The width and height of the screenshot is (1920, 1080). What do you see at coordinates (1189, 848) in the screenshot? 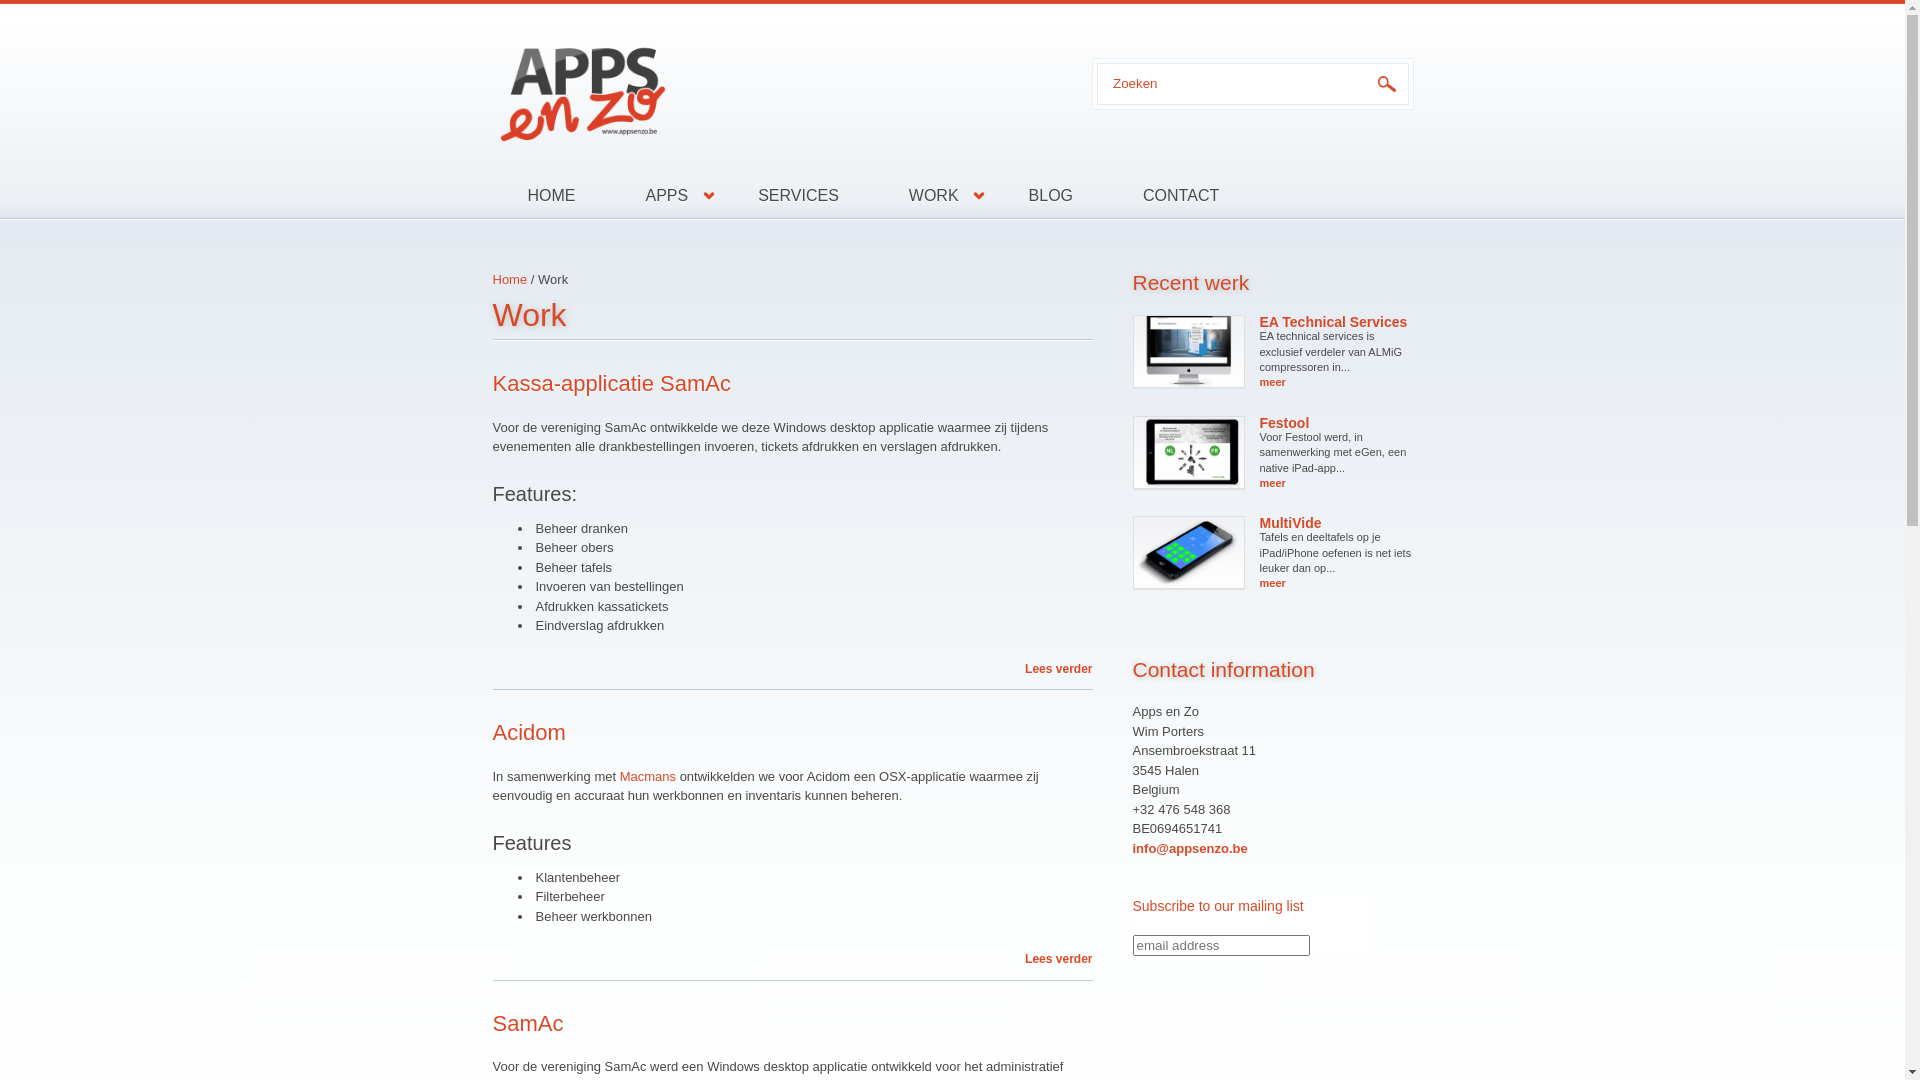
I see `'info@appsenzo.be'` at bounding box center [1189, 848].